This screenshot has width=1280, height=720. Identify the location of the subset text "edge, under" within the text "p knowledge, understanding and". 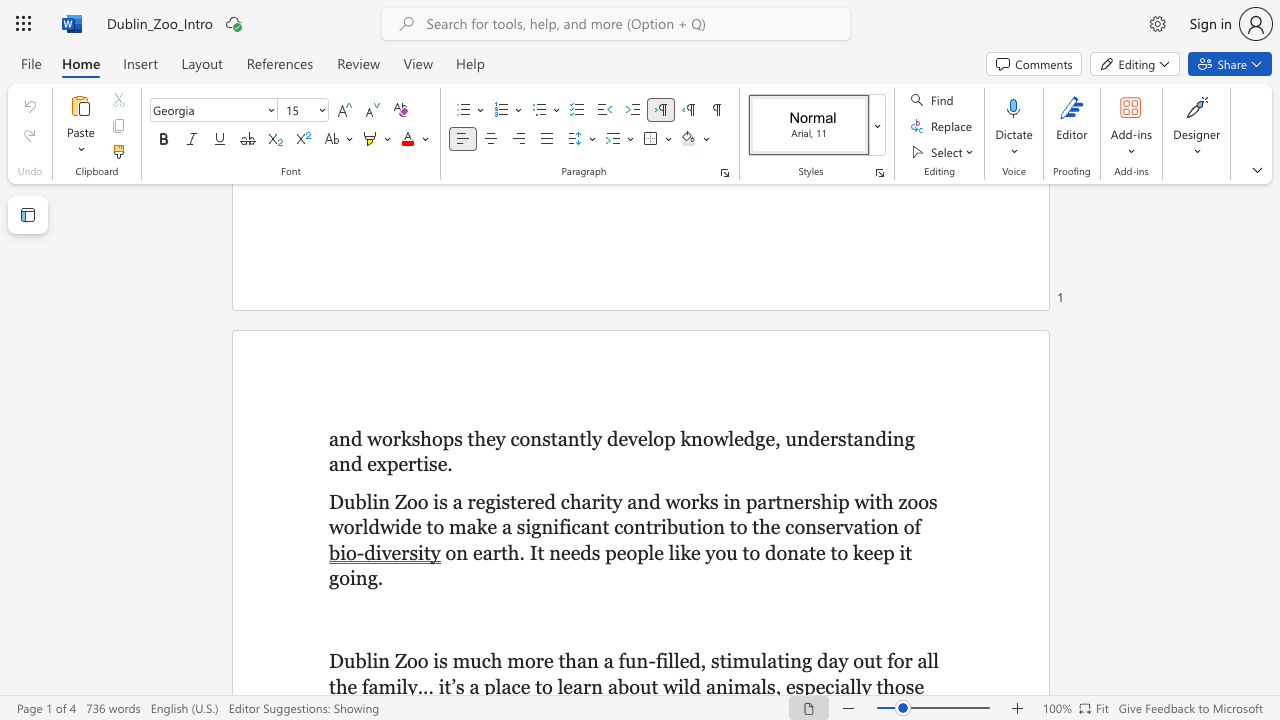
(733, 437).